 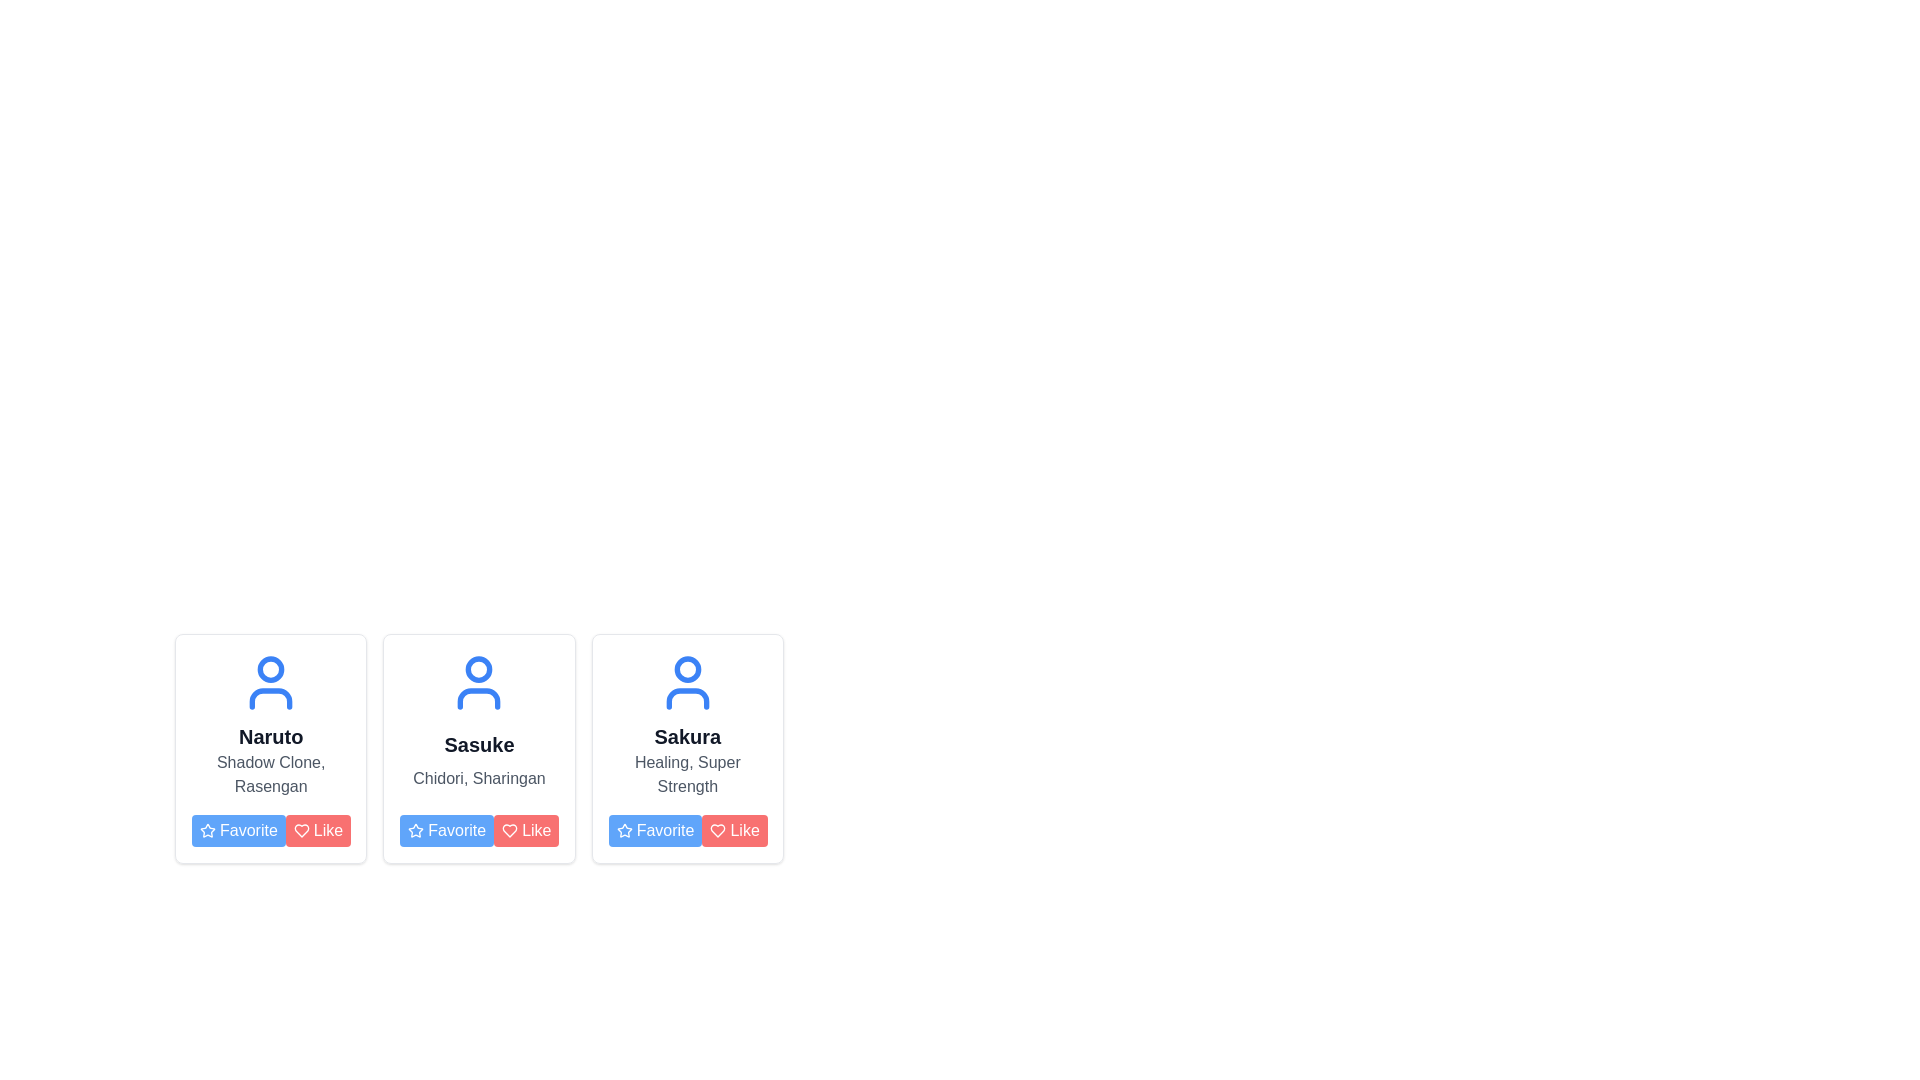 What do you see at coordinates (478, 669) in the screenshot?
I see `the surrounding area of the circular shape located at the top center of the human figure icon in the central card` at bounding box center [478, 669].